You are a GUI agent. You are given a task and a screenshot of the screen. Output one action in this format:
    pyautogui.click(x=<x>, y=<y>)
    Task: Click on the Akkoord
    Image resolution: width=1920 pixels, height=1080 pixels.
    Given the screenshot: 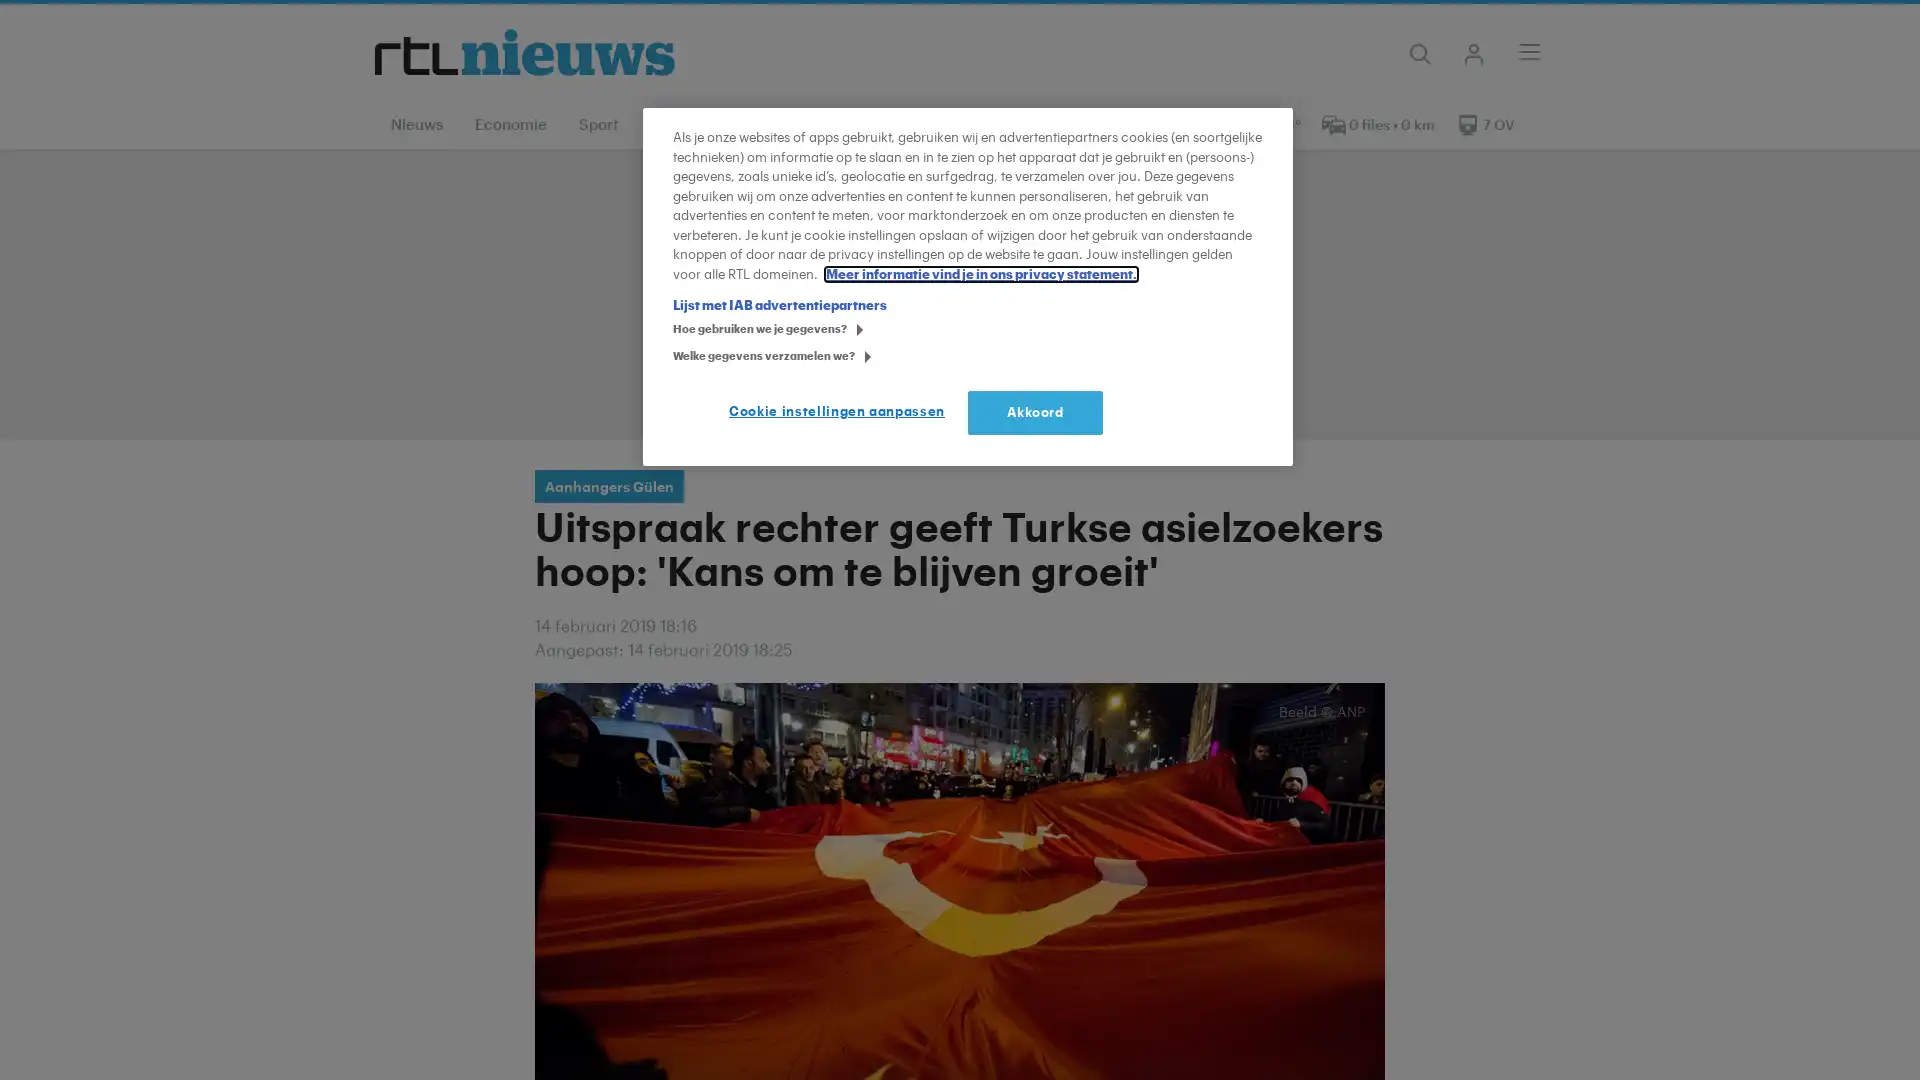 What is the action you would take?
    pyautogui.click(x=1035, y=411)
    